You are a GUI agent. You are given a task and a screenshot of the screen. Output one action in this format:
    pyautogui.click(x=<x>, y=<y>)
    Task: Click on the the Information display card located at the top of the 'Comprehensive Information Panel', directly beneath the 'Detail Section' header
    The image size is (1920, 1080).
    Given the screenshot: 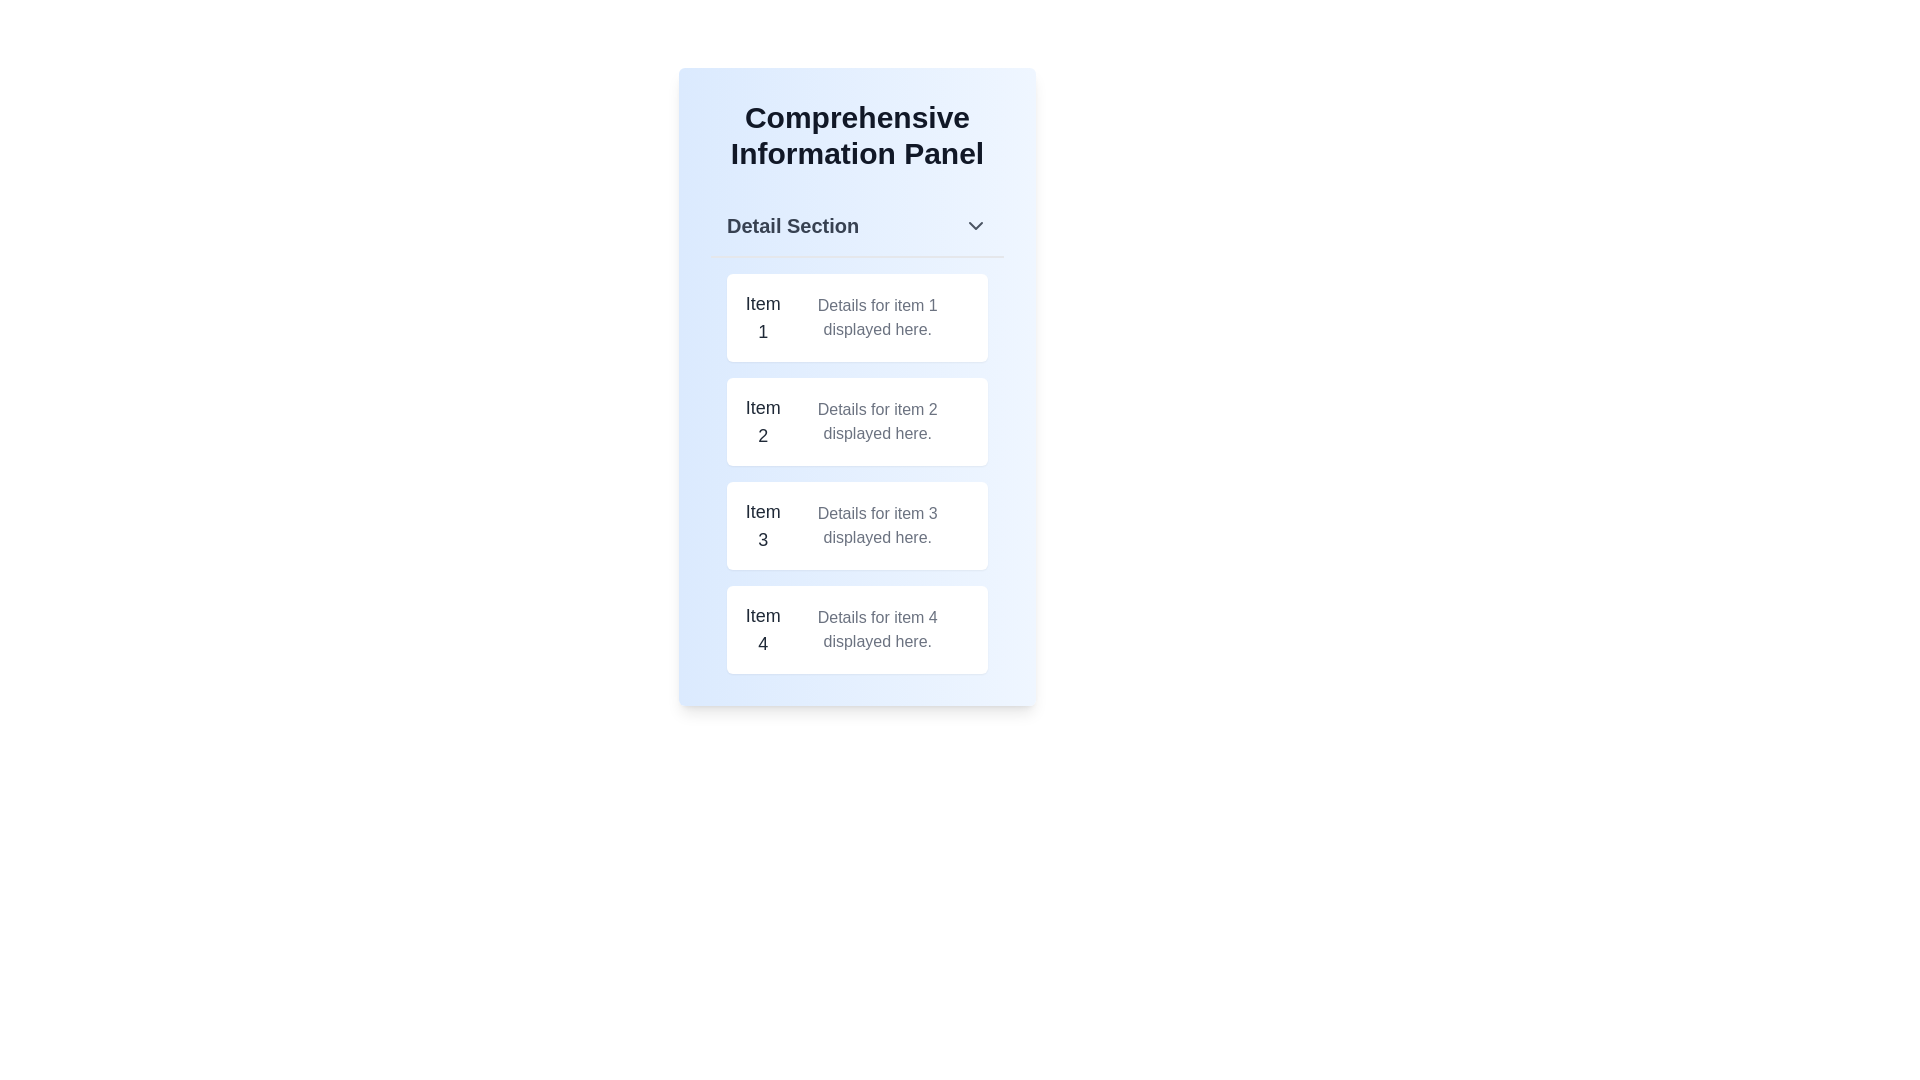 What is the action you would take?
    pyautogui.click(x=857, y=316)
    